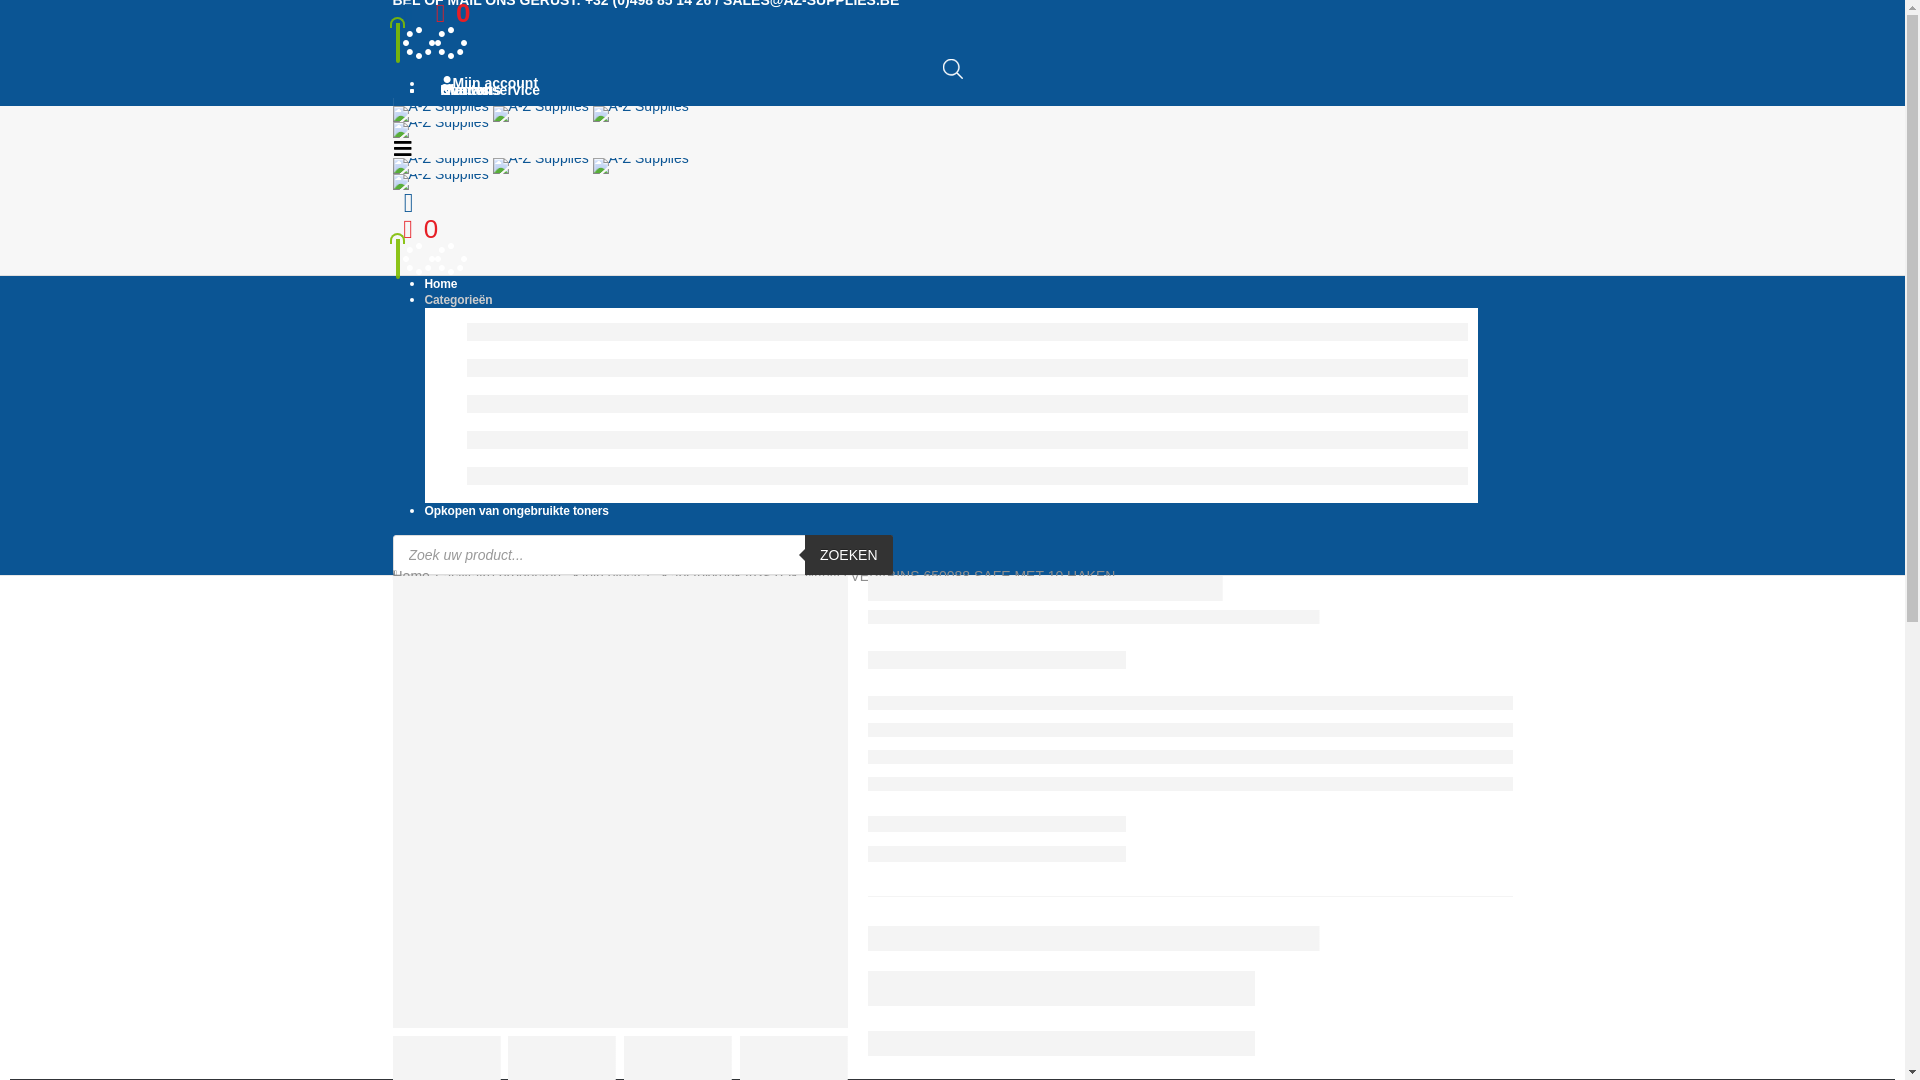 The image size is (1920, 1080). Describe the element at coordinates (849, 555) in the screenshot. I see `'ZOEKEN'` at that location.